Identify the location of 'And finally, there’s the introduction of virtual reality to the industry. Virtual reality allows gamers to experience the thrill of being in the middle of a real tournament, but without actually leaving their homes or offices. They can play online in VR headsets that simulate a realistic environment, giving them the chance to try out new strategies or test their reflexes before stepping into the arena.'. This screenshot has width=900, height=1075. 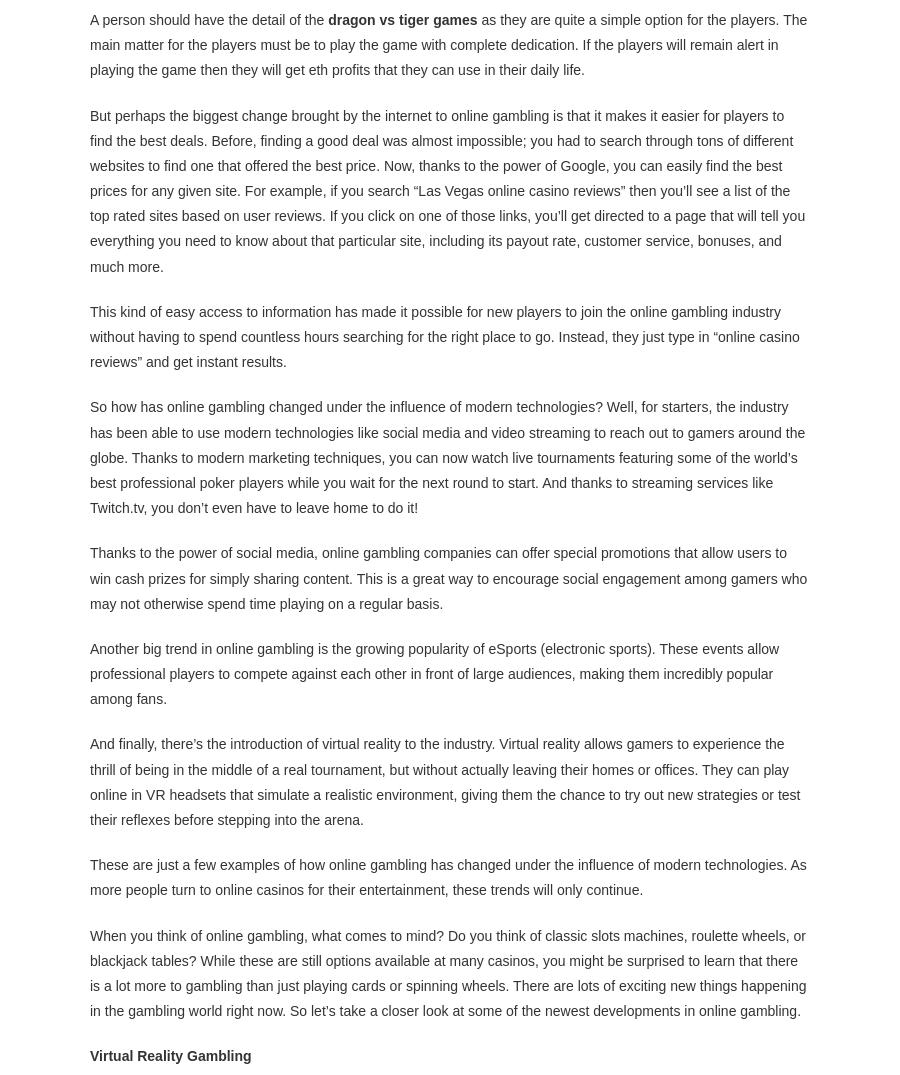
(444, 781).